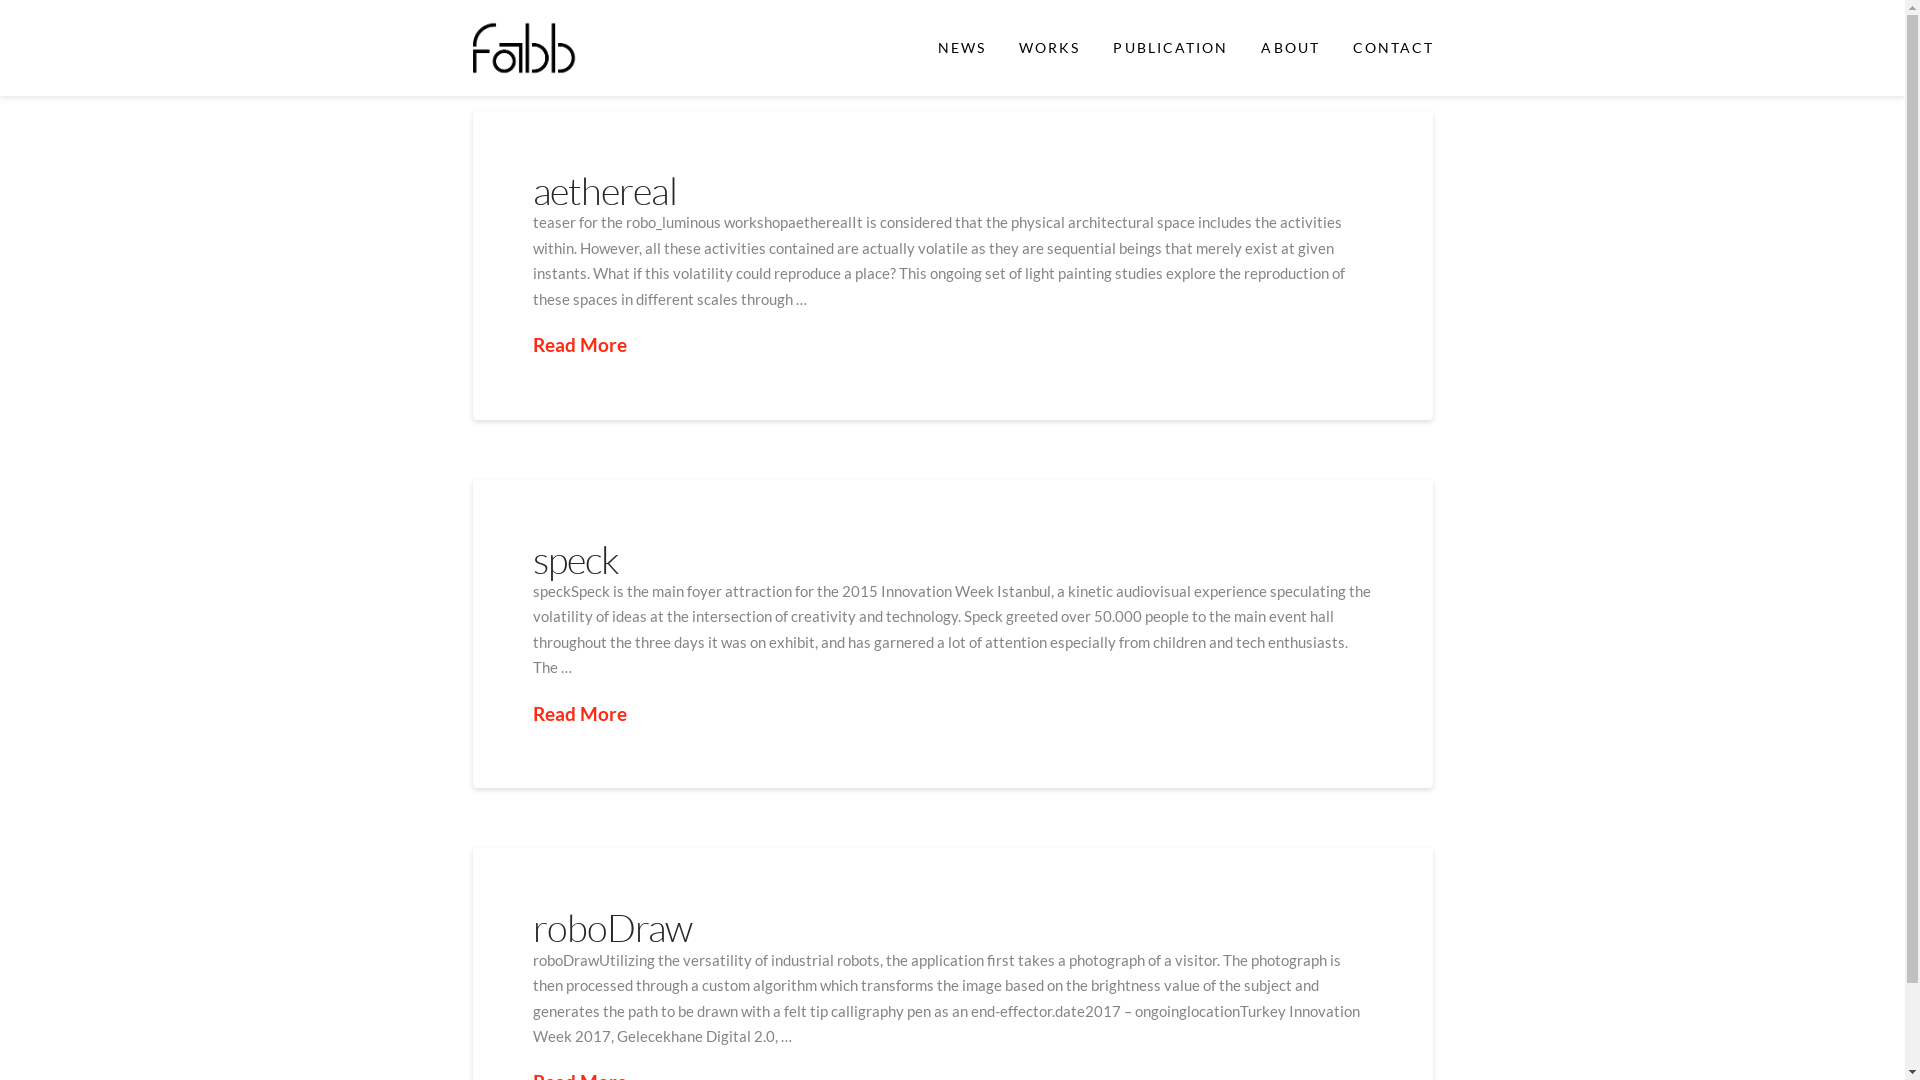 The image size is (1920, 1080). I want to click on 'roboDraw', so click(610, 927).